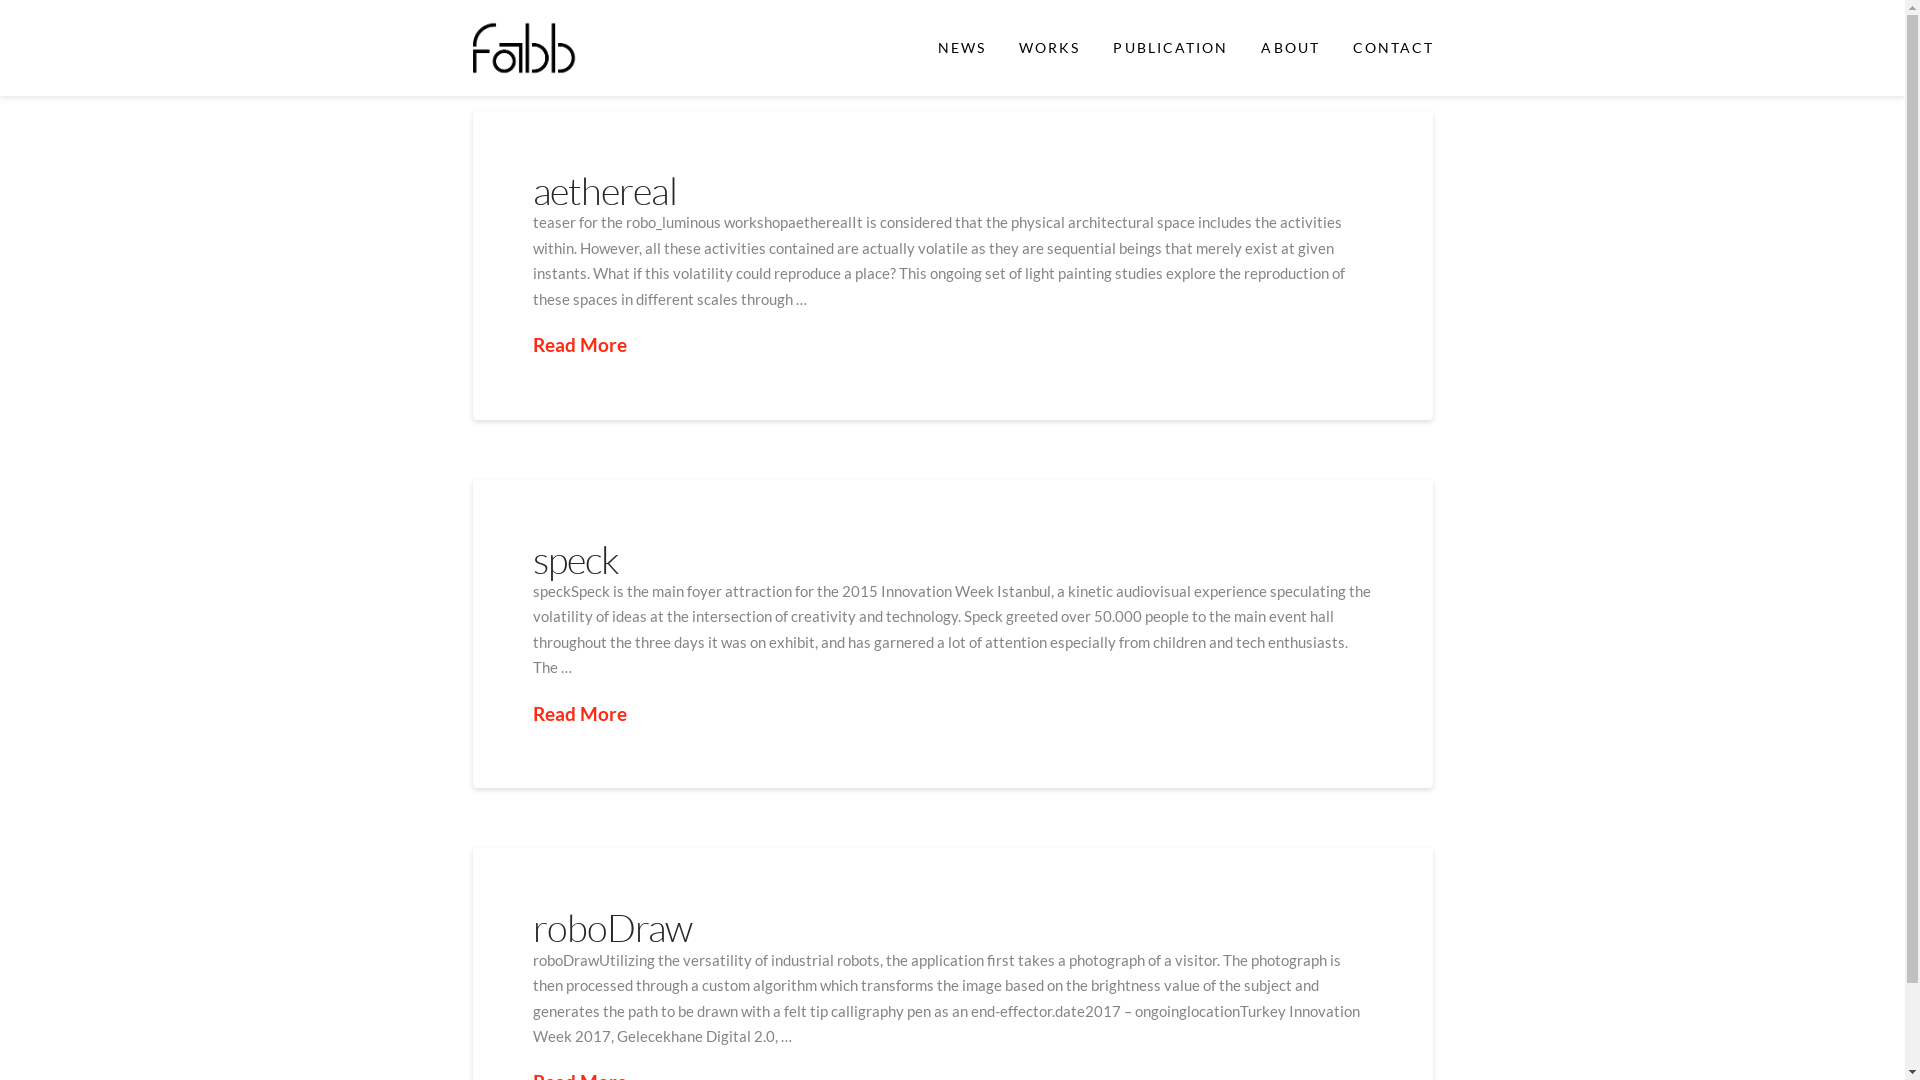 The image size is (1920, 1080). I want to click on 'roboDraw', so click(610, 927).